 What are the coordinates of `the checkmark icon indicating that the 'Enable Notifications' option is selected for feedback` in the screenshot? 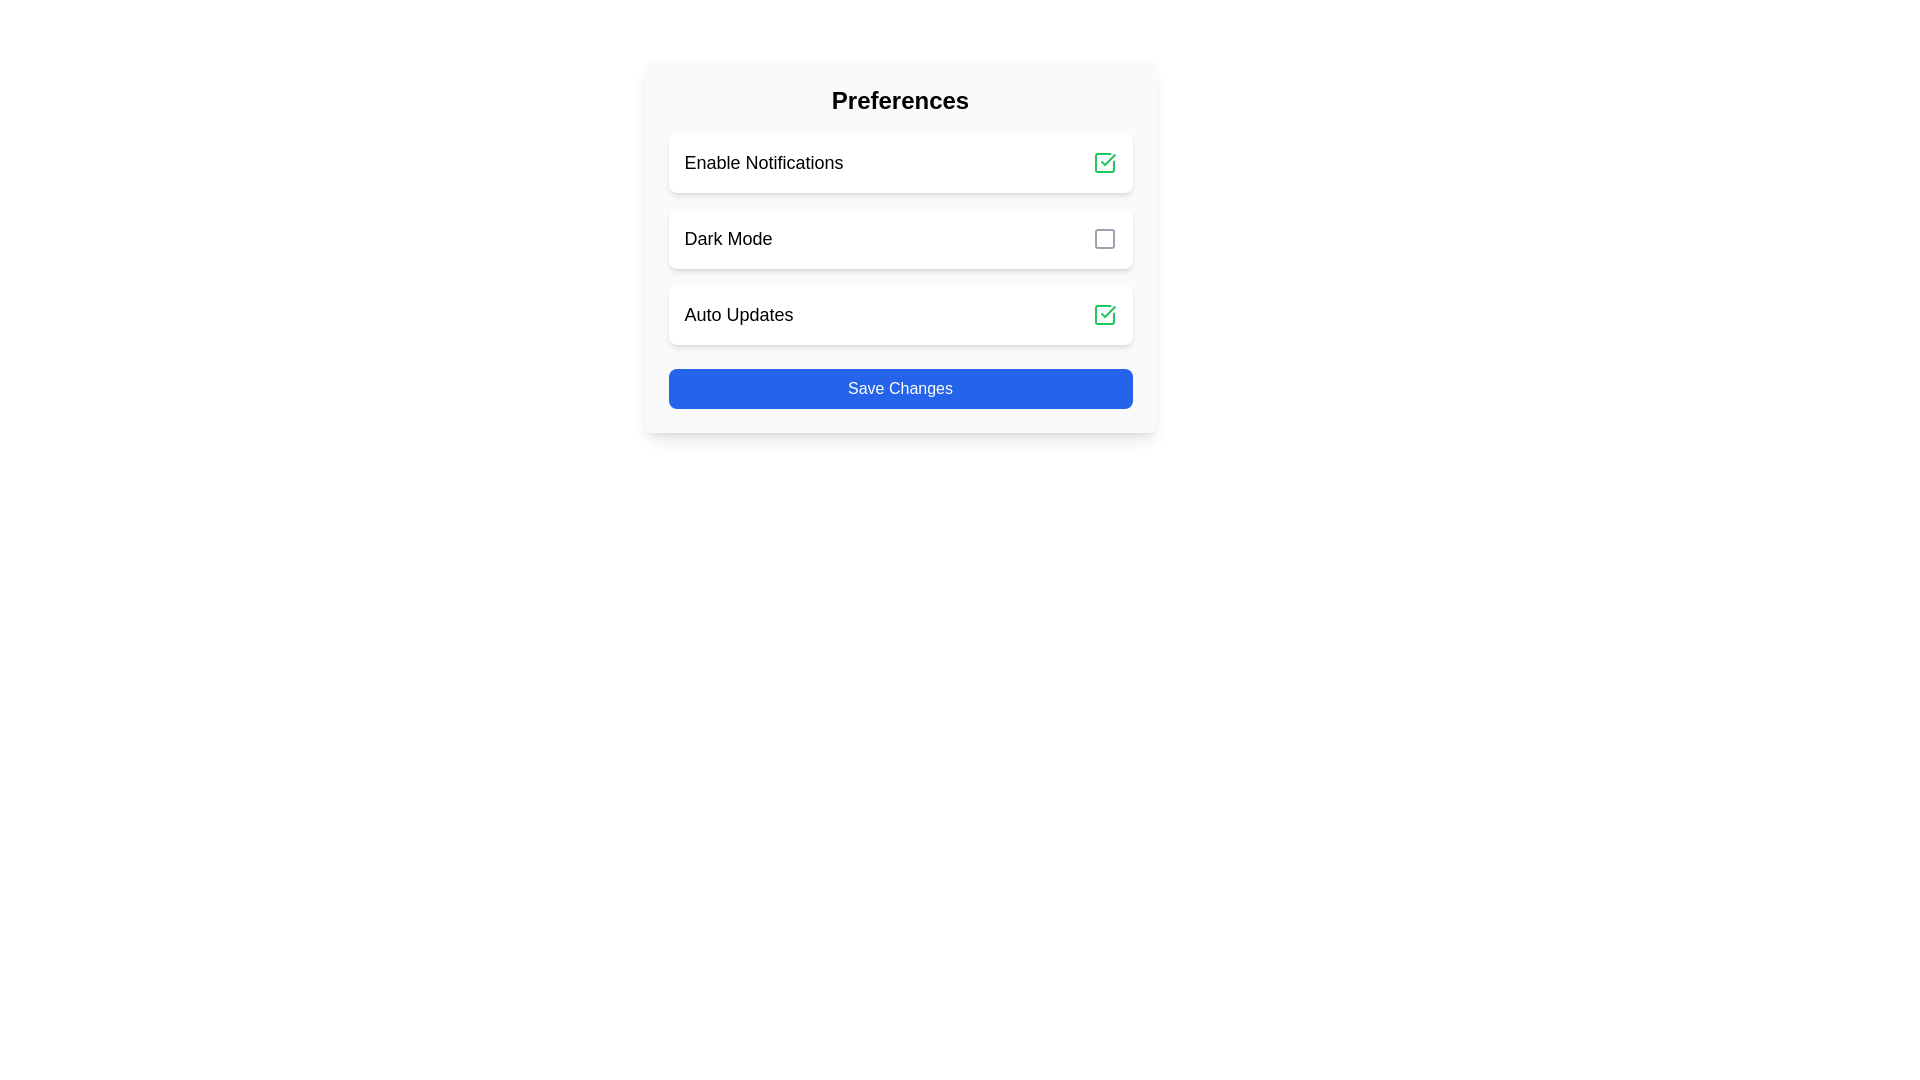 It's located at (1103, 161).